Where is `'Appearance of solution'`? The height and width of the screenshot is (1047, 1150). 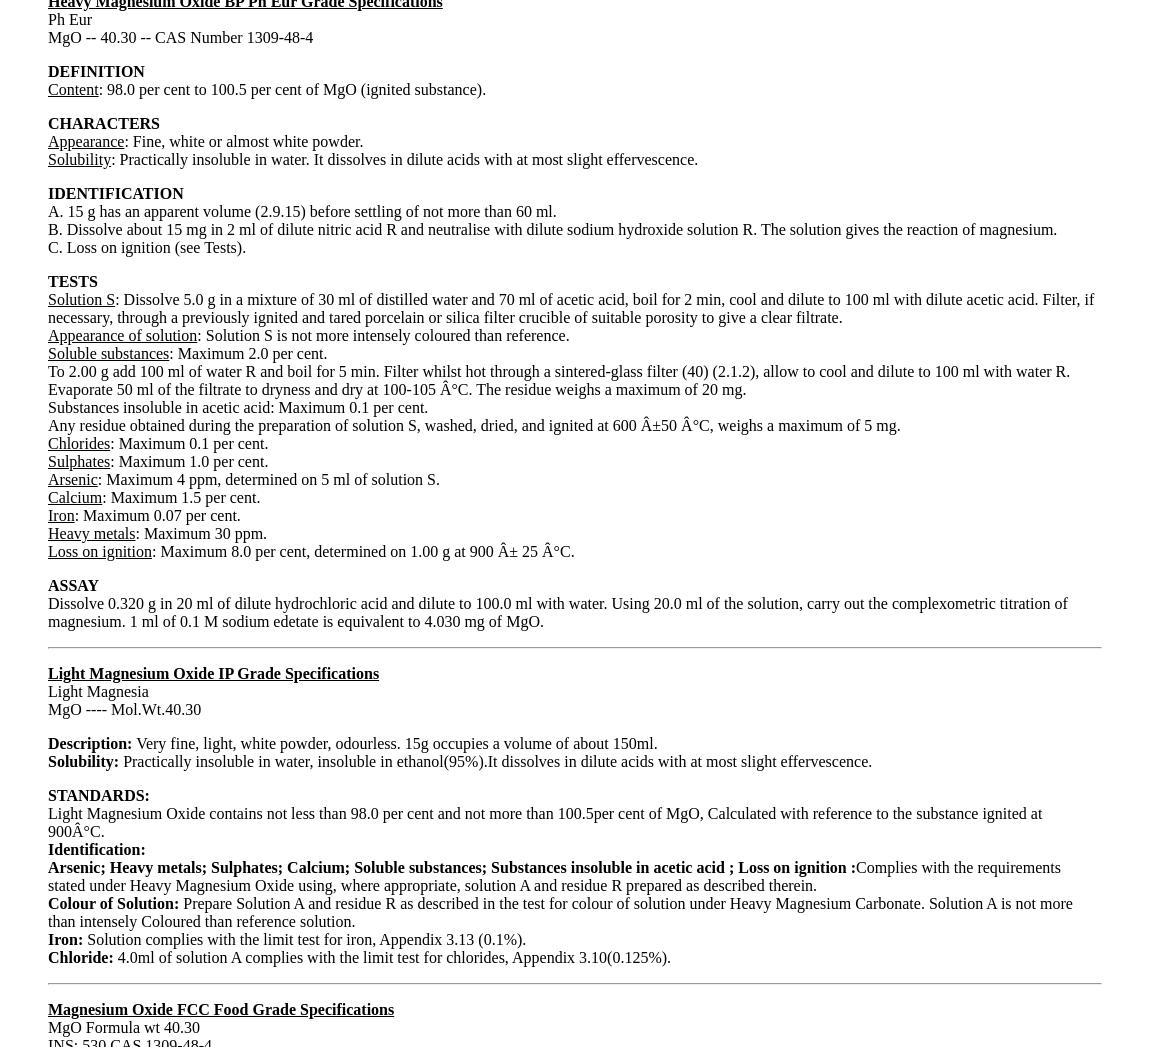 'Appearance of solution' is located at coordinates (46, 334).